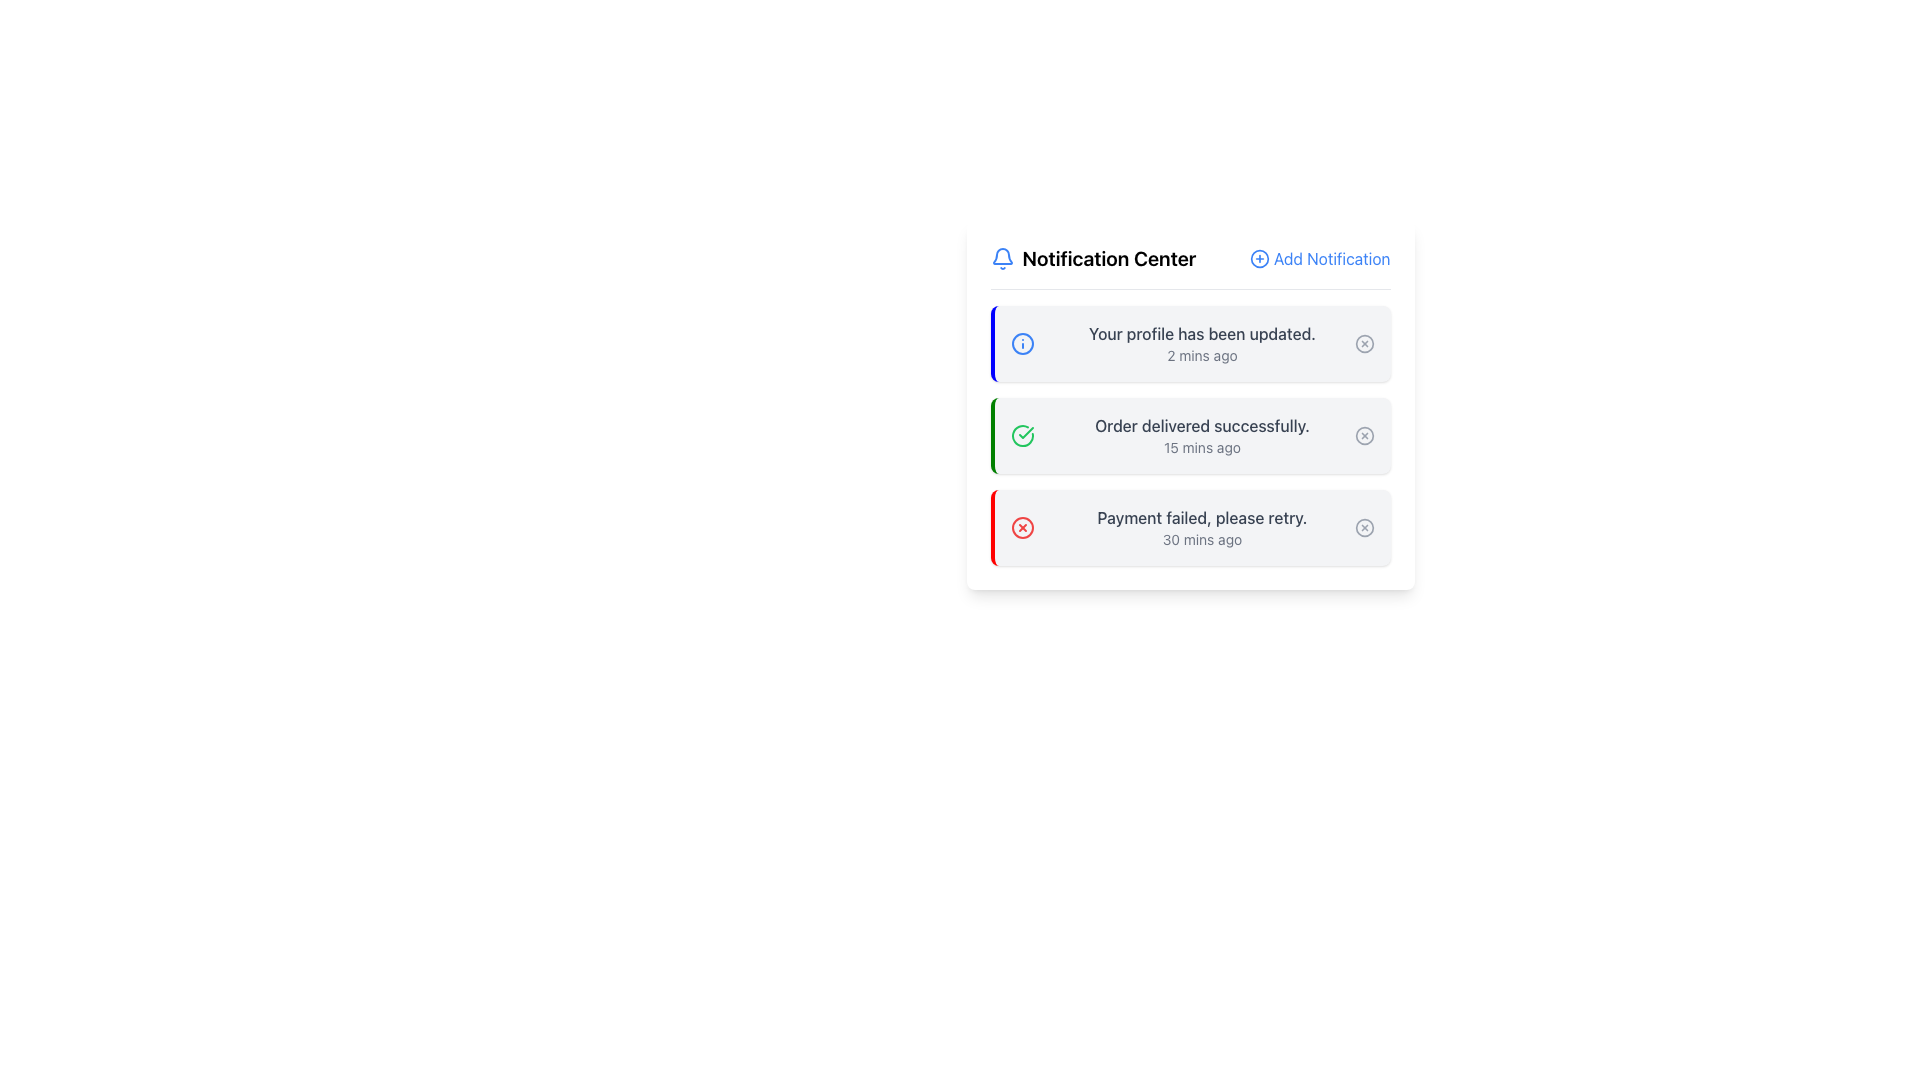 This screenshot has width=1920, height=1080. I want to click on the text snippet displaying 'Your profile has been updated.' which is styled in gray and located in the first notification of the vertical stack, so click(1201, 333).